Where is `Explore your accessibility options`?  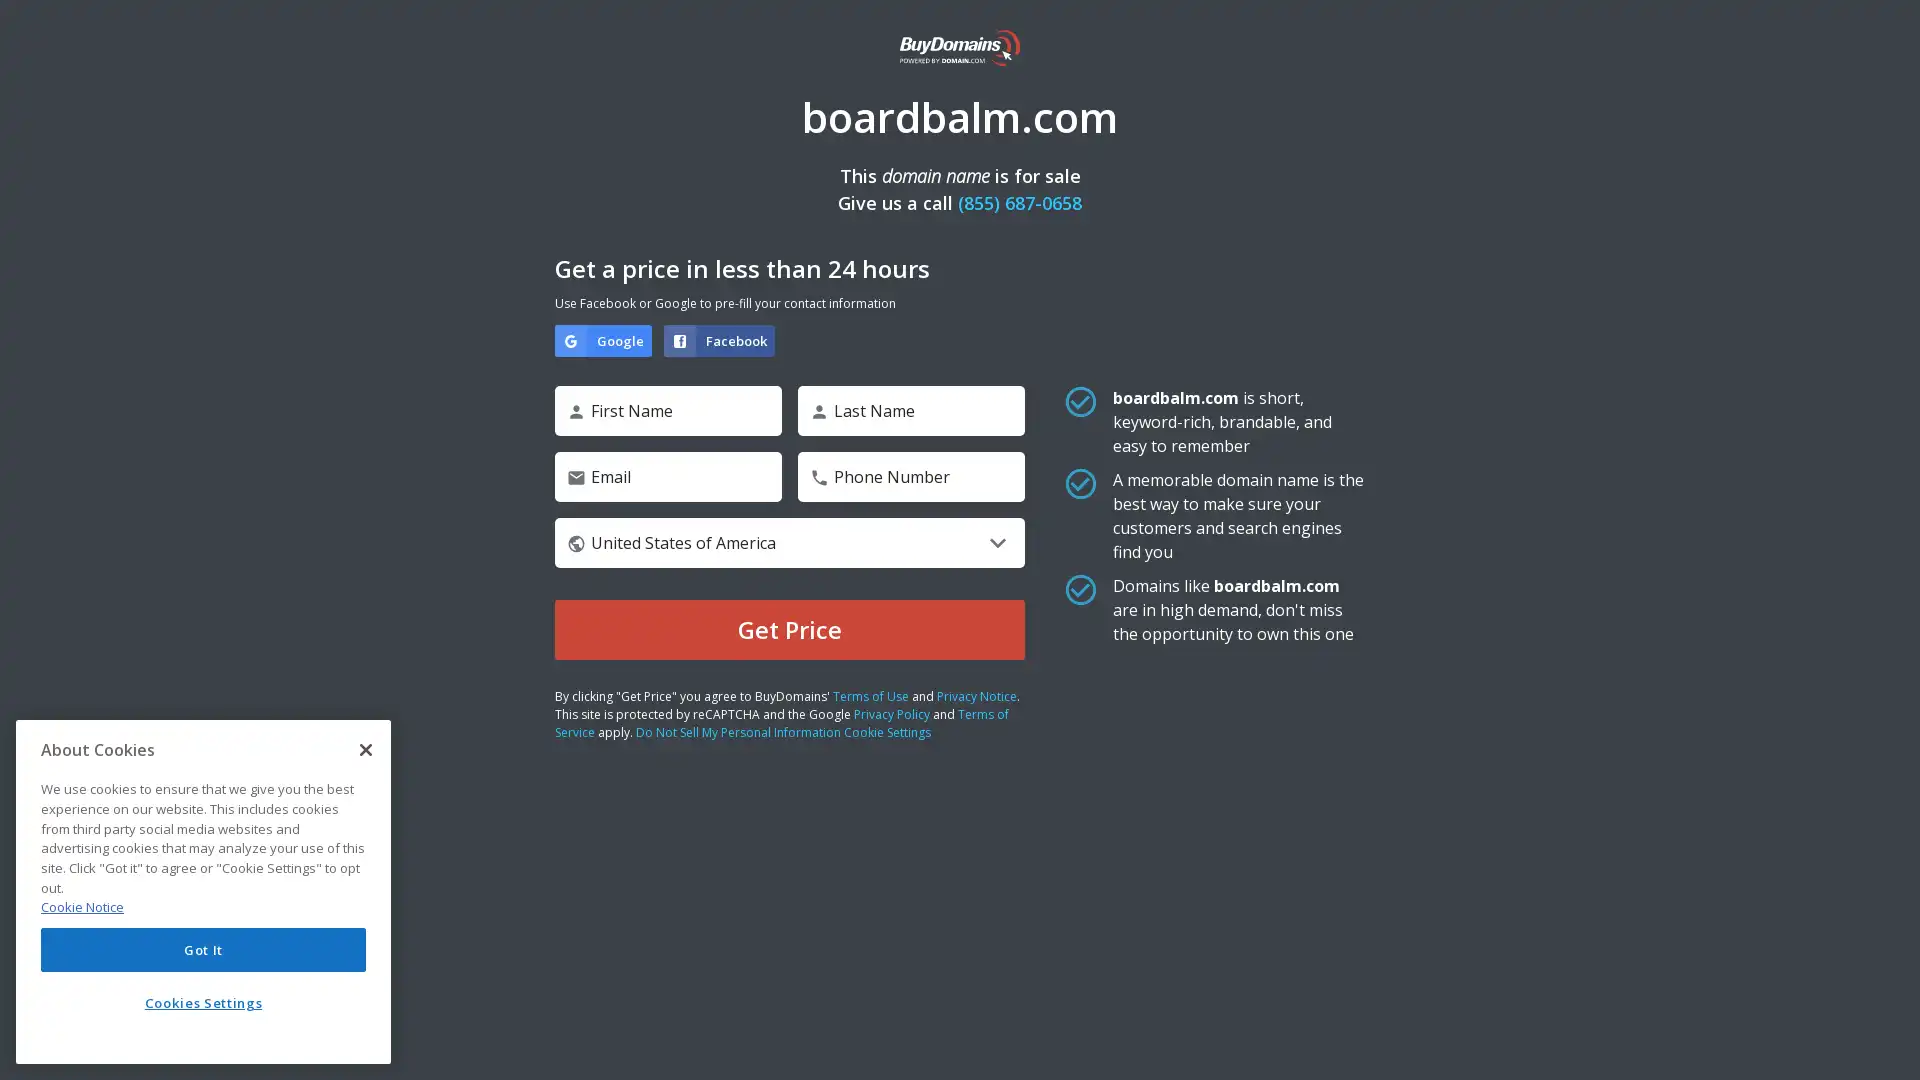
Explore your accessibility options is located at coordinates (1886, 1044).